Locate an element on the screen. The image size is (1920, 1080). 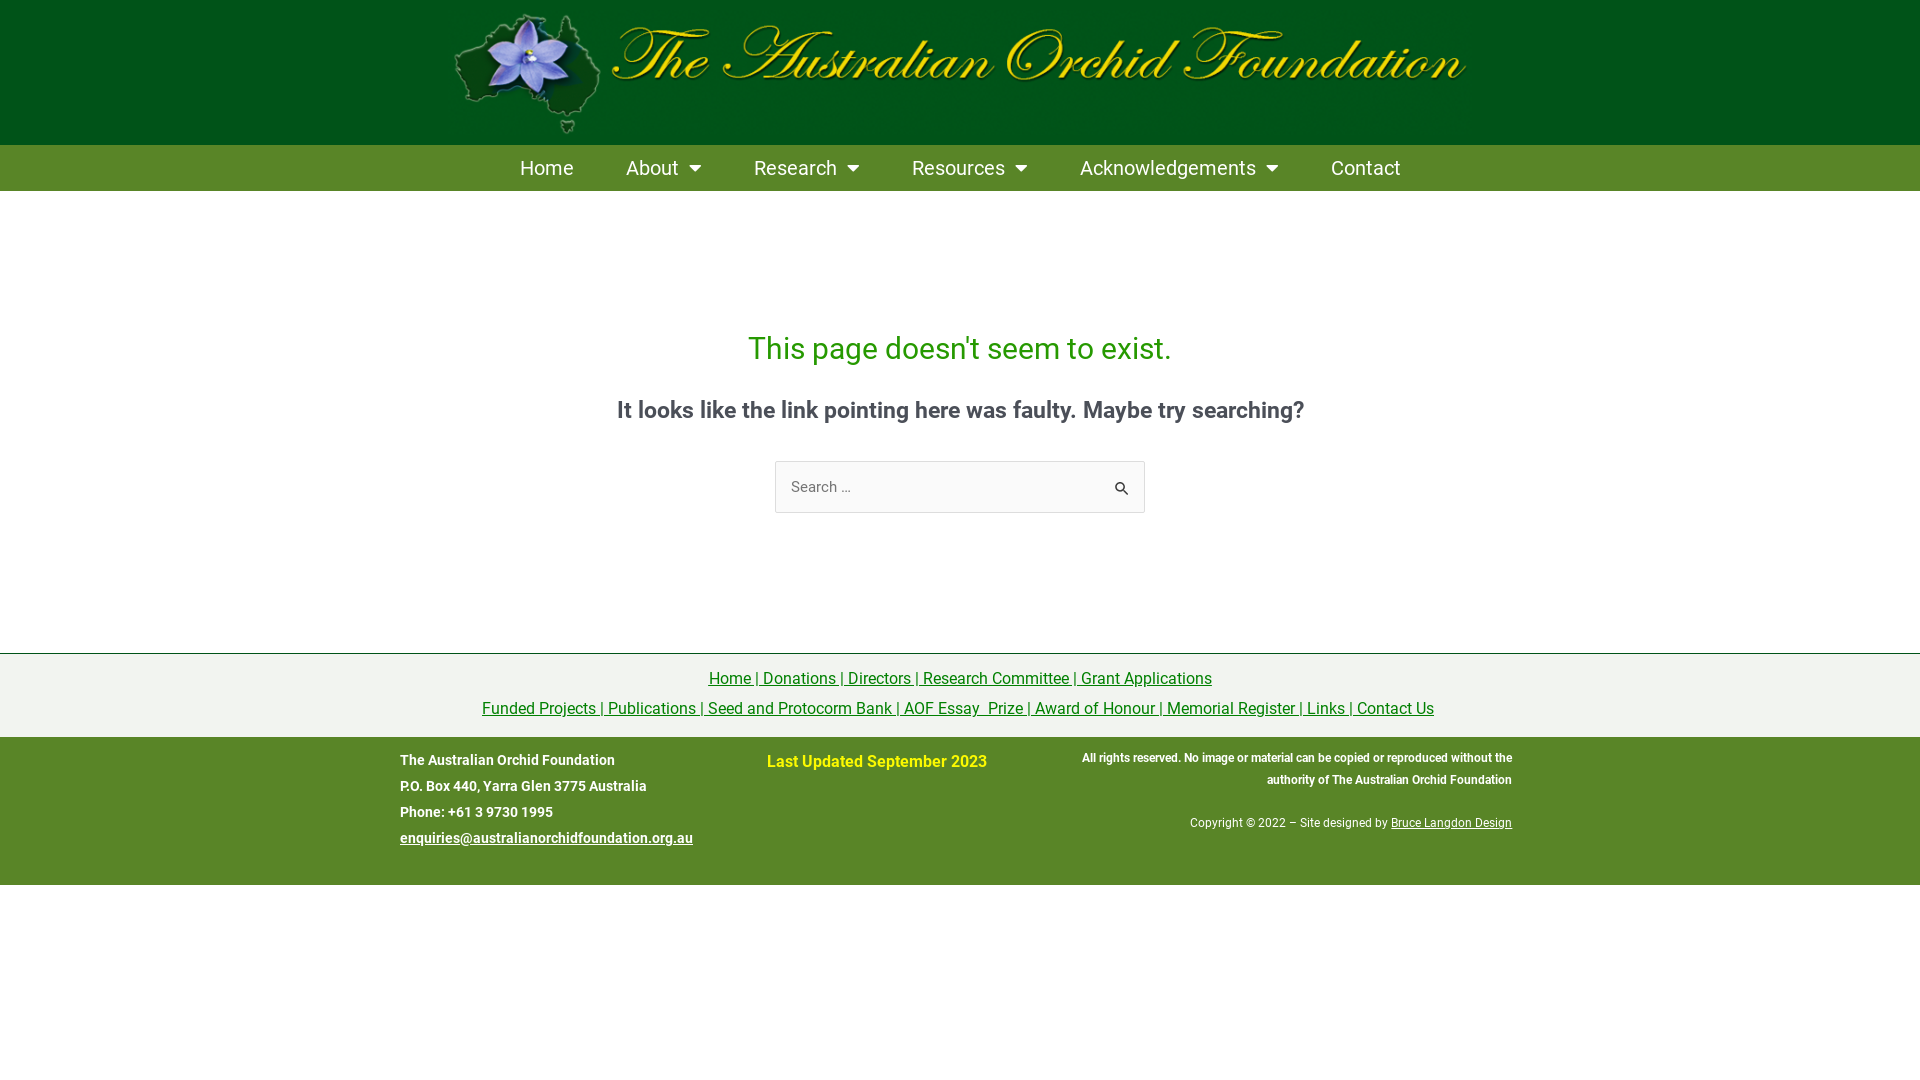
'enquiries@australianorchidfoundation.org.au' is located at coordinates (399, 837).